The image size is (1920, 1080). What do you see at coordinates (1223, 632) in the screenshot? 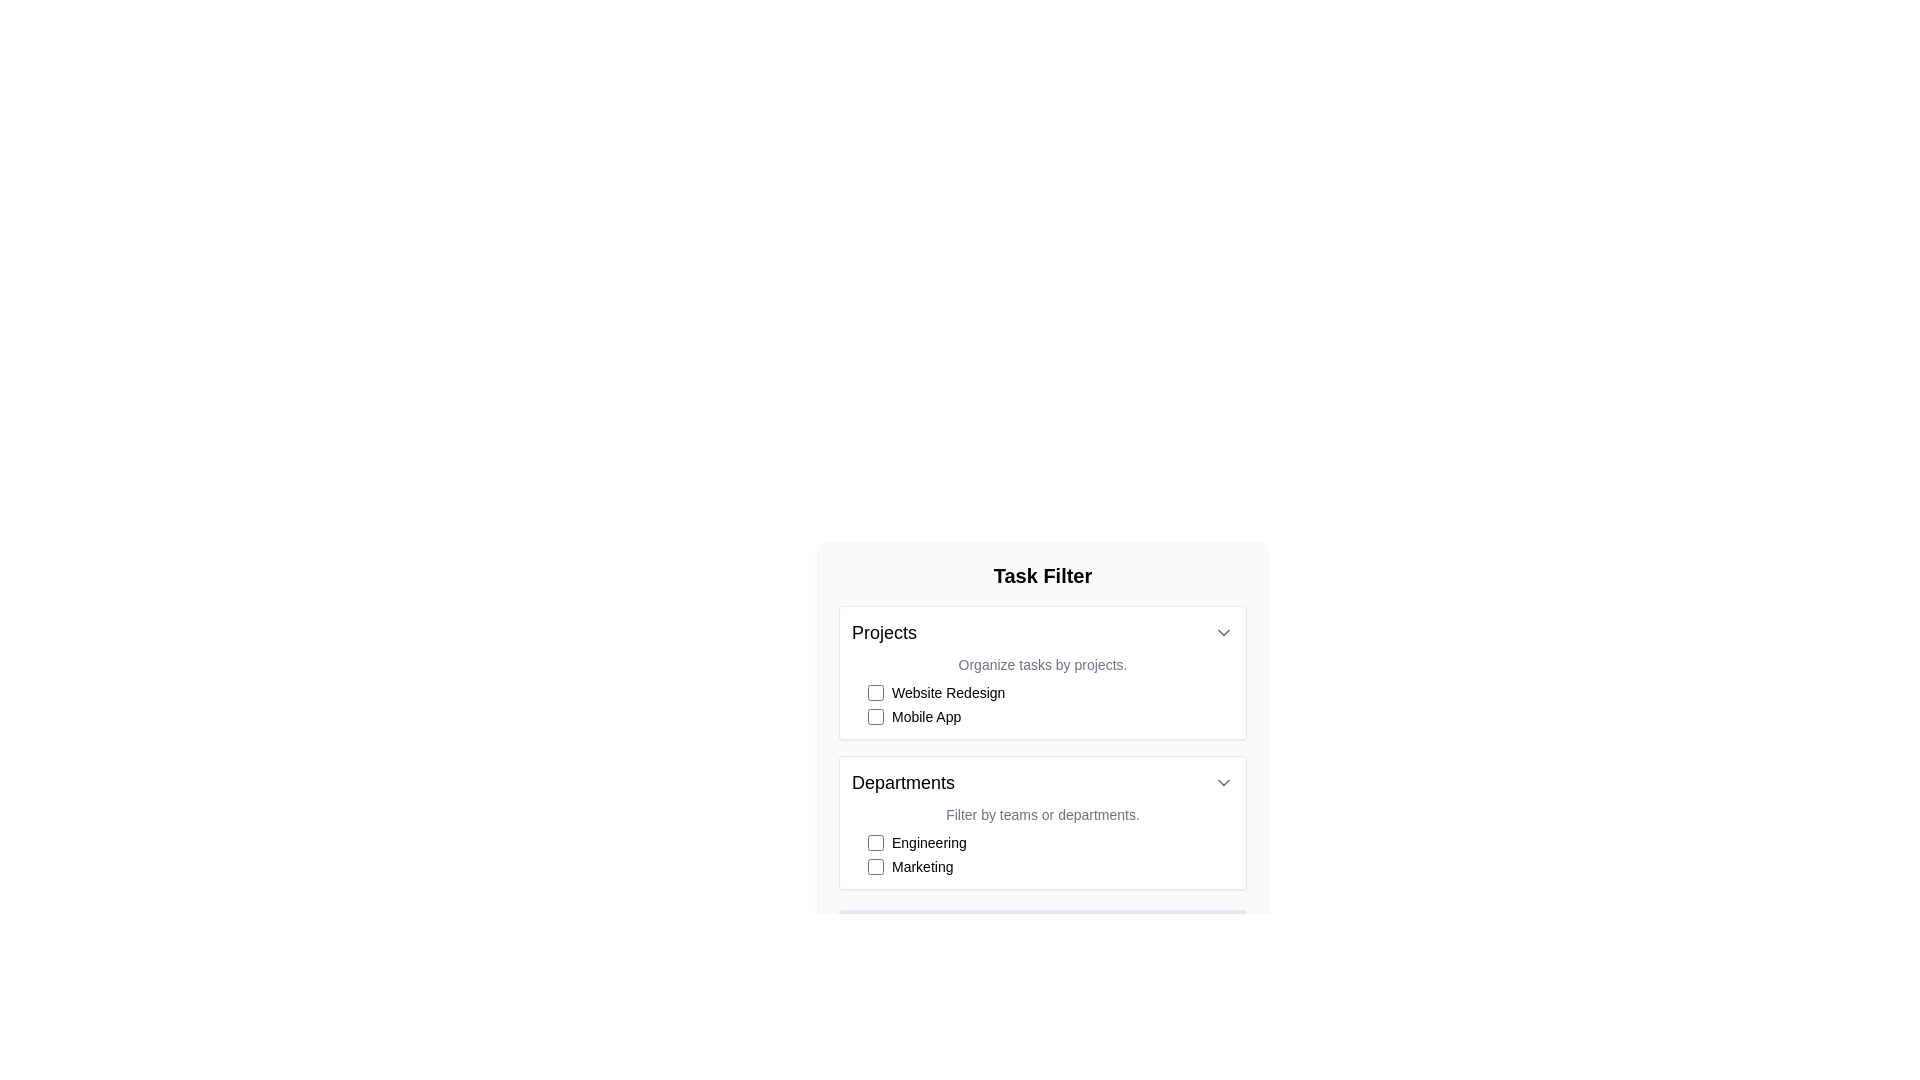
I see `the chevron icon located` at bounding box center [1223, 632].